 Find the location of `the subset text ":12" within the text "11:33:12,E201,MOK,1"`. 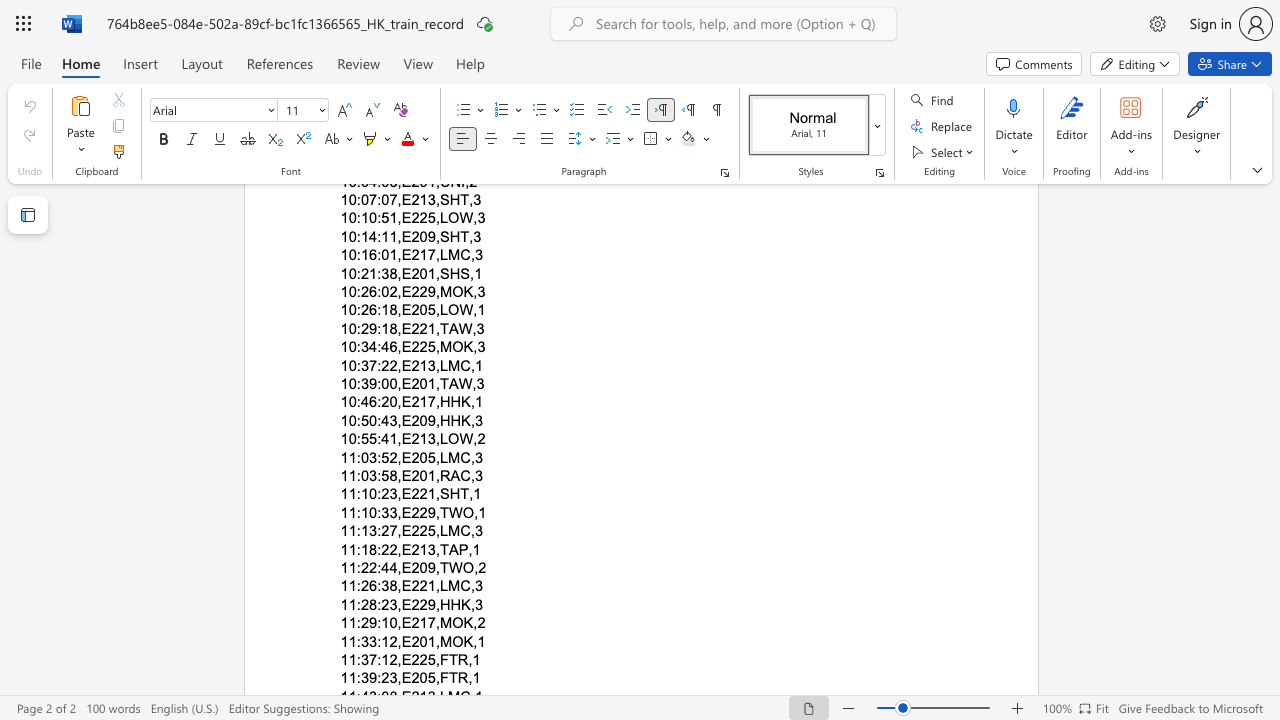

the subset text ":12" within the text "11:33:12,E201,MOK,1" is located at coordinates (377, 641).